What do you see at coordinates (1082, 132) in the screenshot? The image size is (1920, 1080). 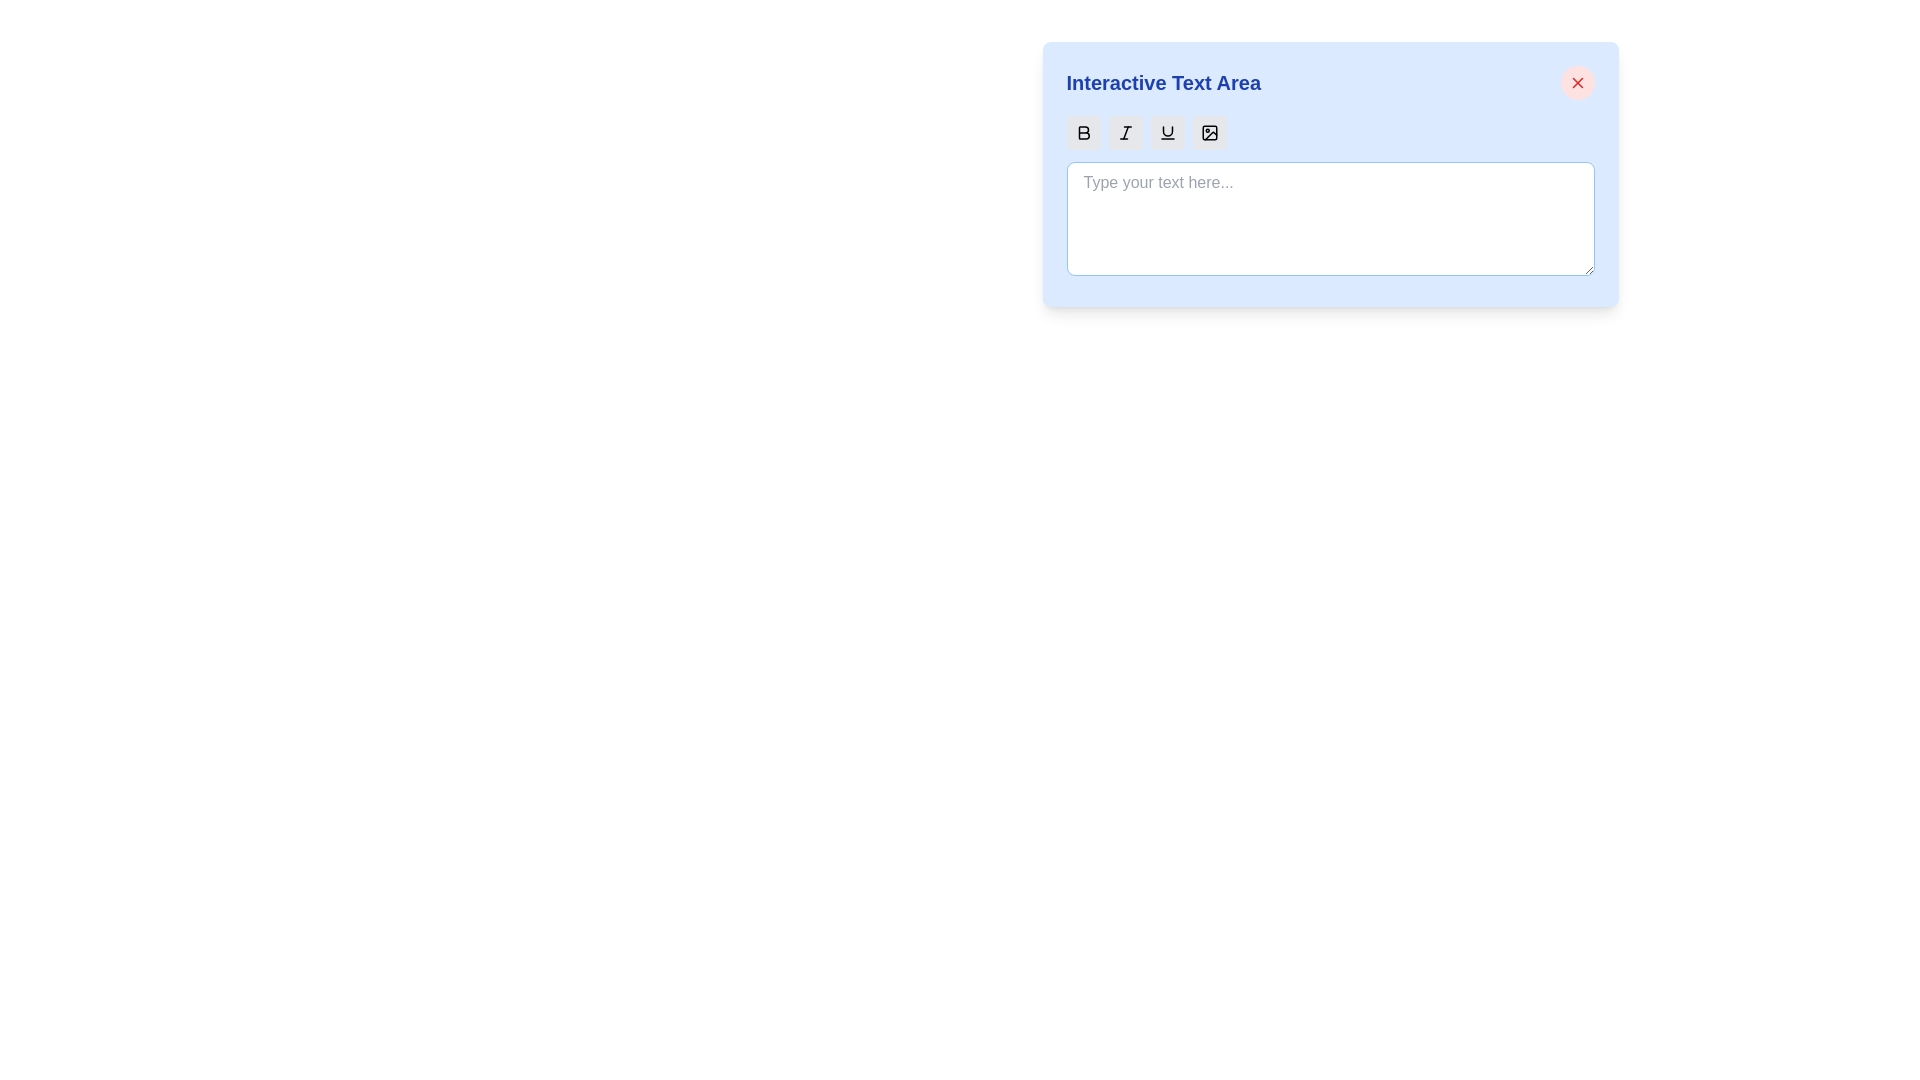 I see `the bold formatting button, which is the first button in the row of formatting options above the text input area` at bounding box center [1082, 132].